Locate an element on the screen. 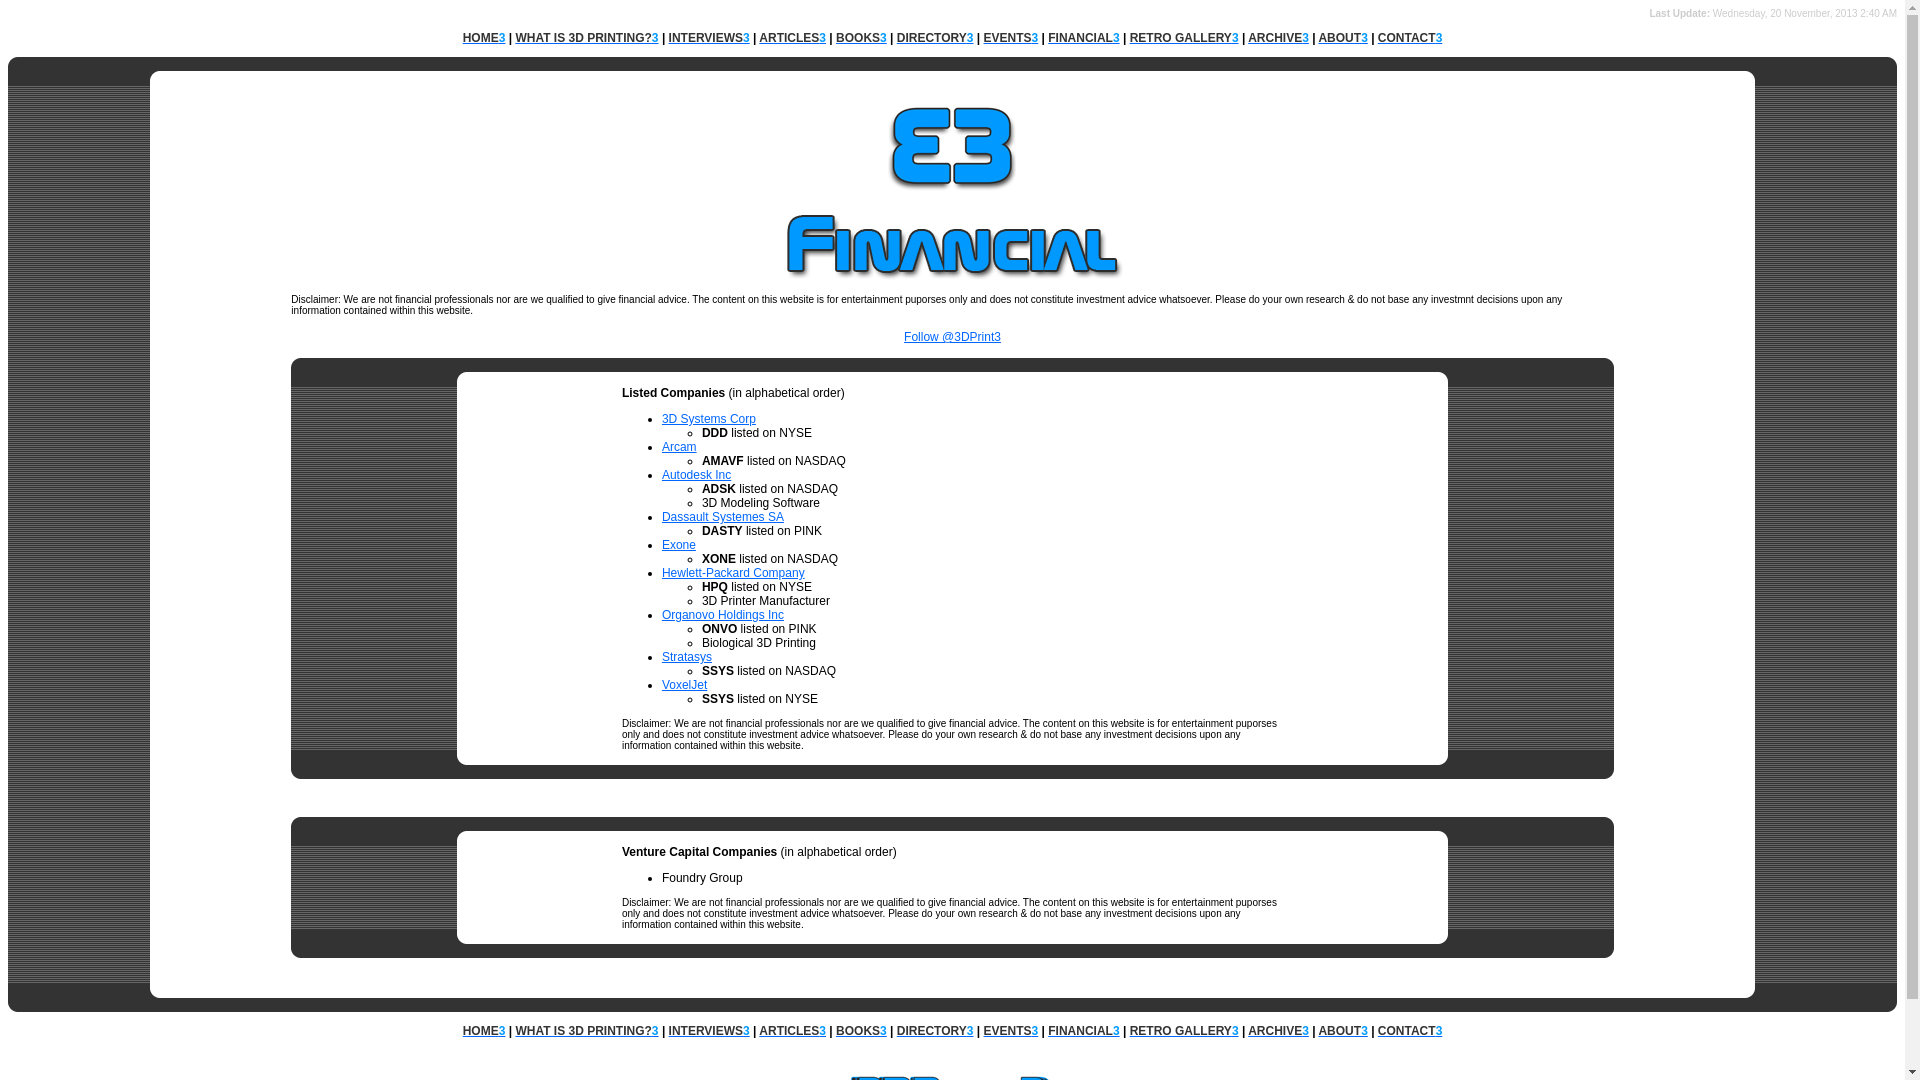 This screenshot has width=1920, height=1080. 'RETRO GALLERY3' is located at coordinates (1184, 38).